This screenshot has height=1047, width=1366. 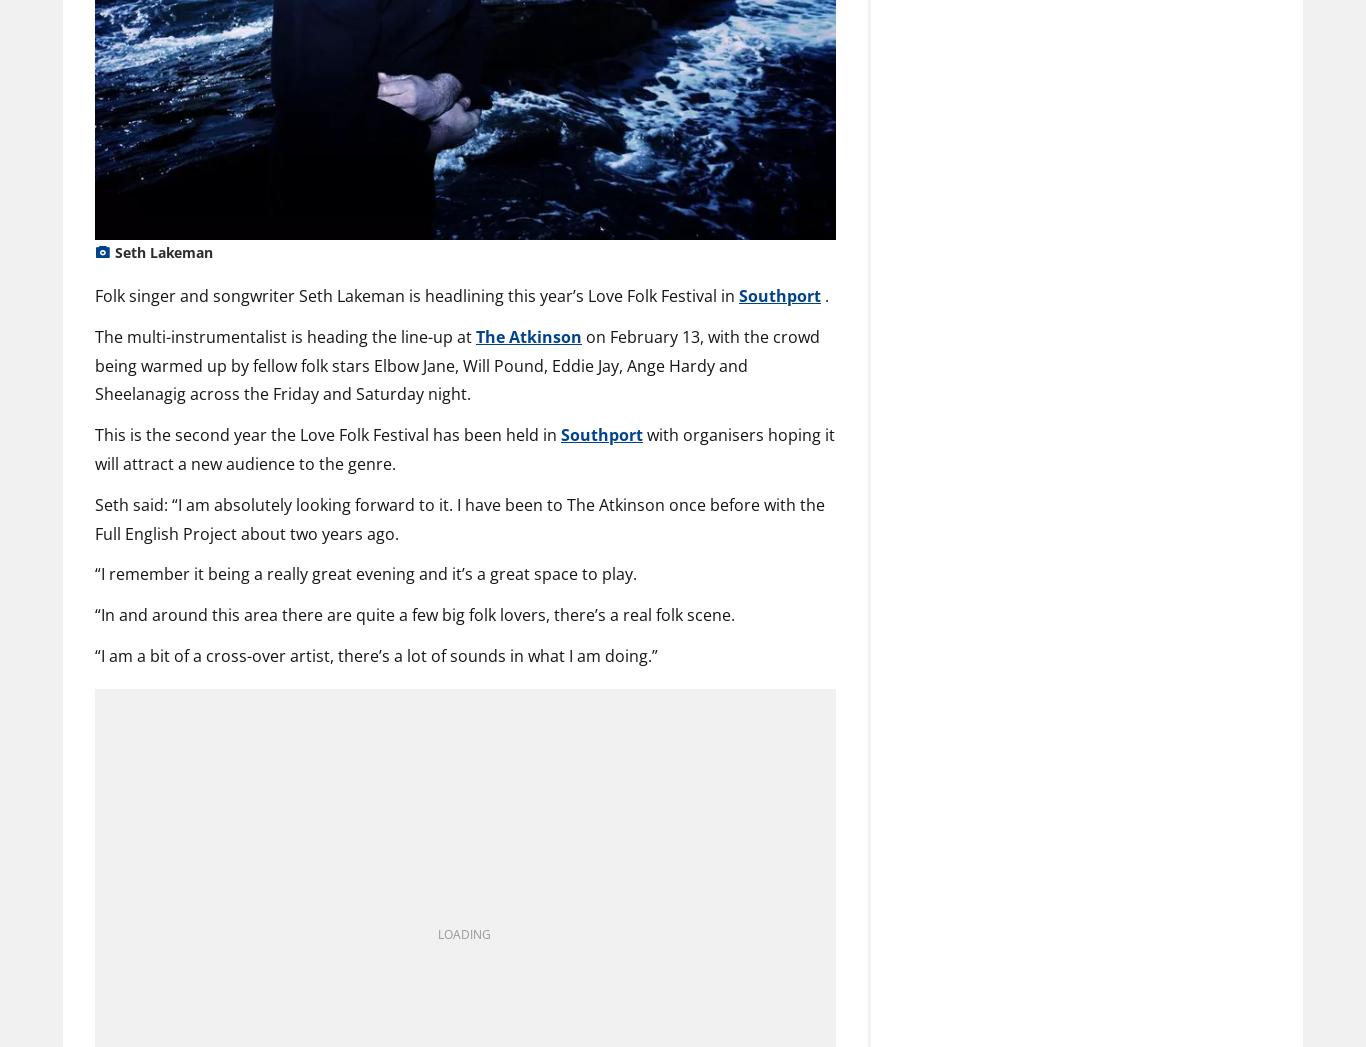 What do you see at coordinates (459, 517) in the screenshot?
I see `'Seth said: “I am absolutely looking forward to it. I have been to The Atkinson once before with the Full English Project about two years ago.'` at bounding box center [459, 517].